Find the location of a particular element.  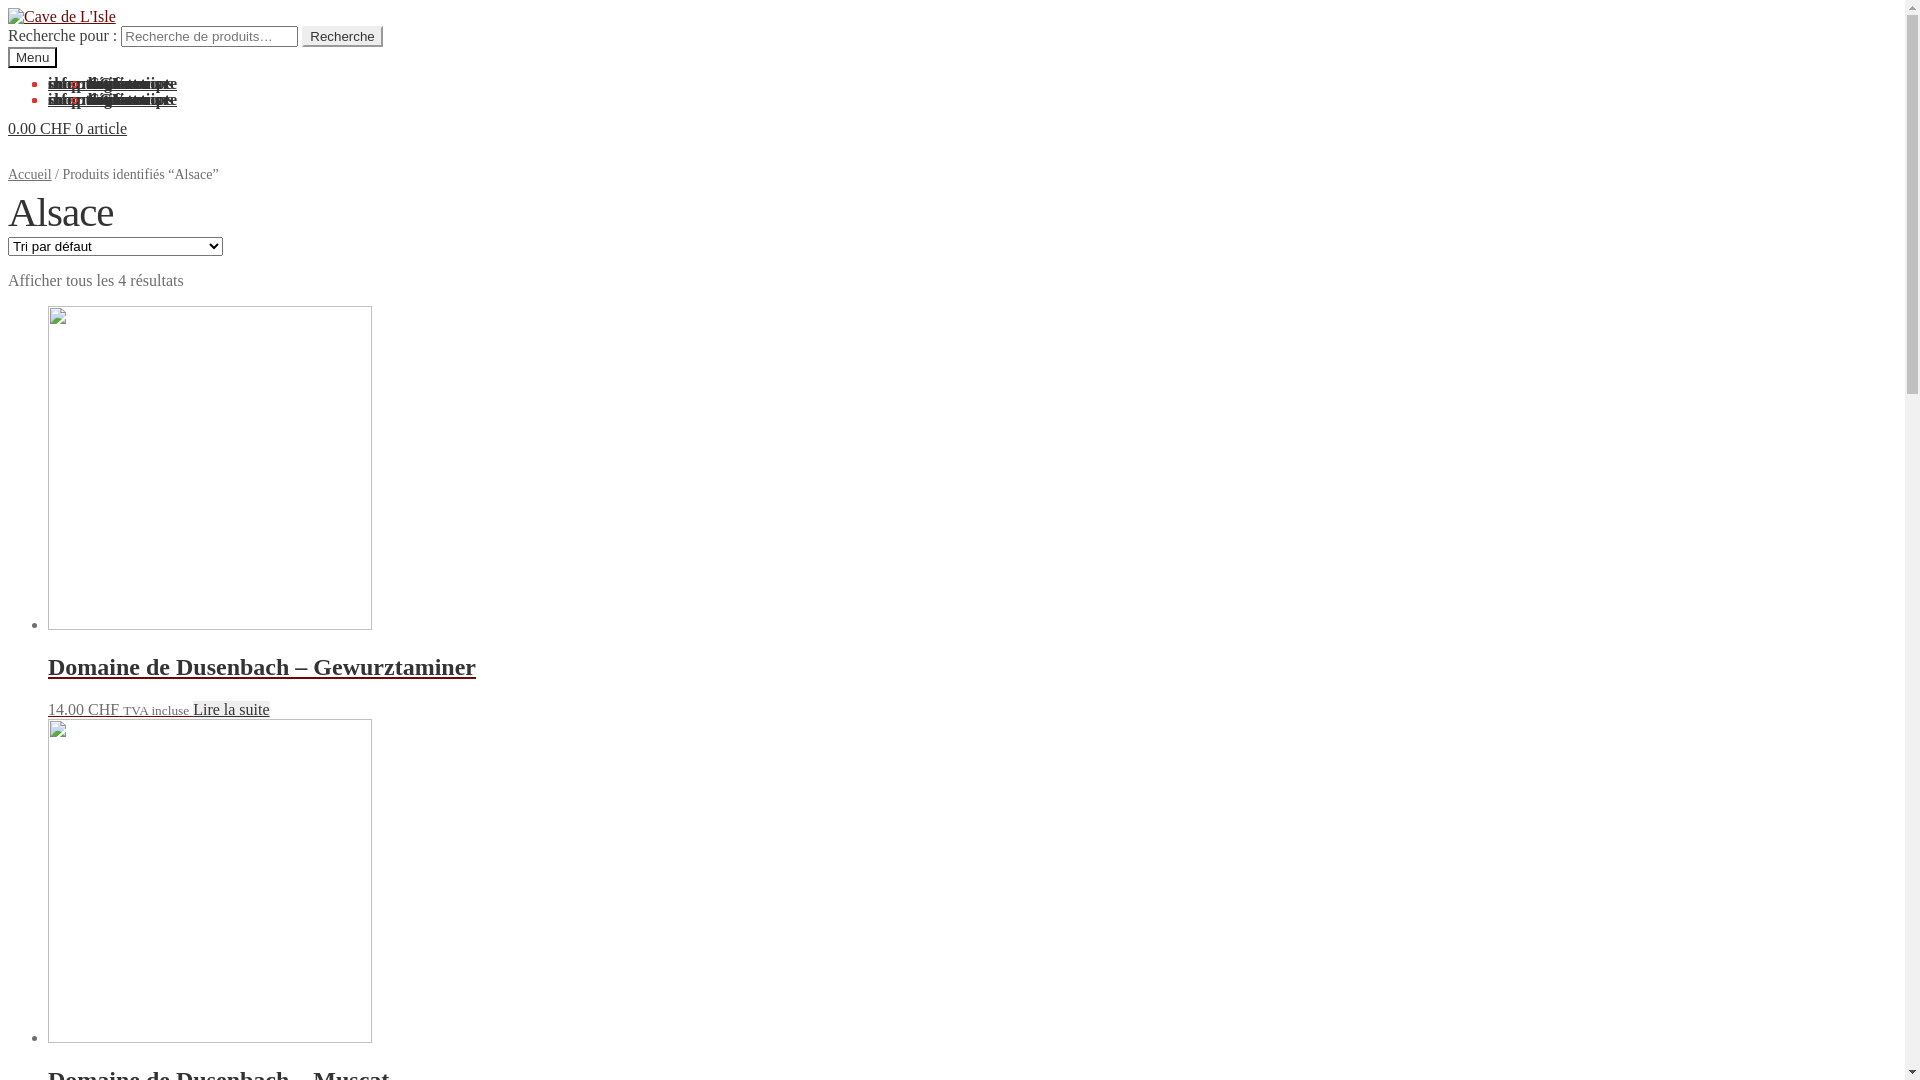

'vos favoris' is located at coordinates (123, 82).